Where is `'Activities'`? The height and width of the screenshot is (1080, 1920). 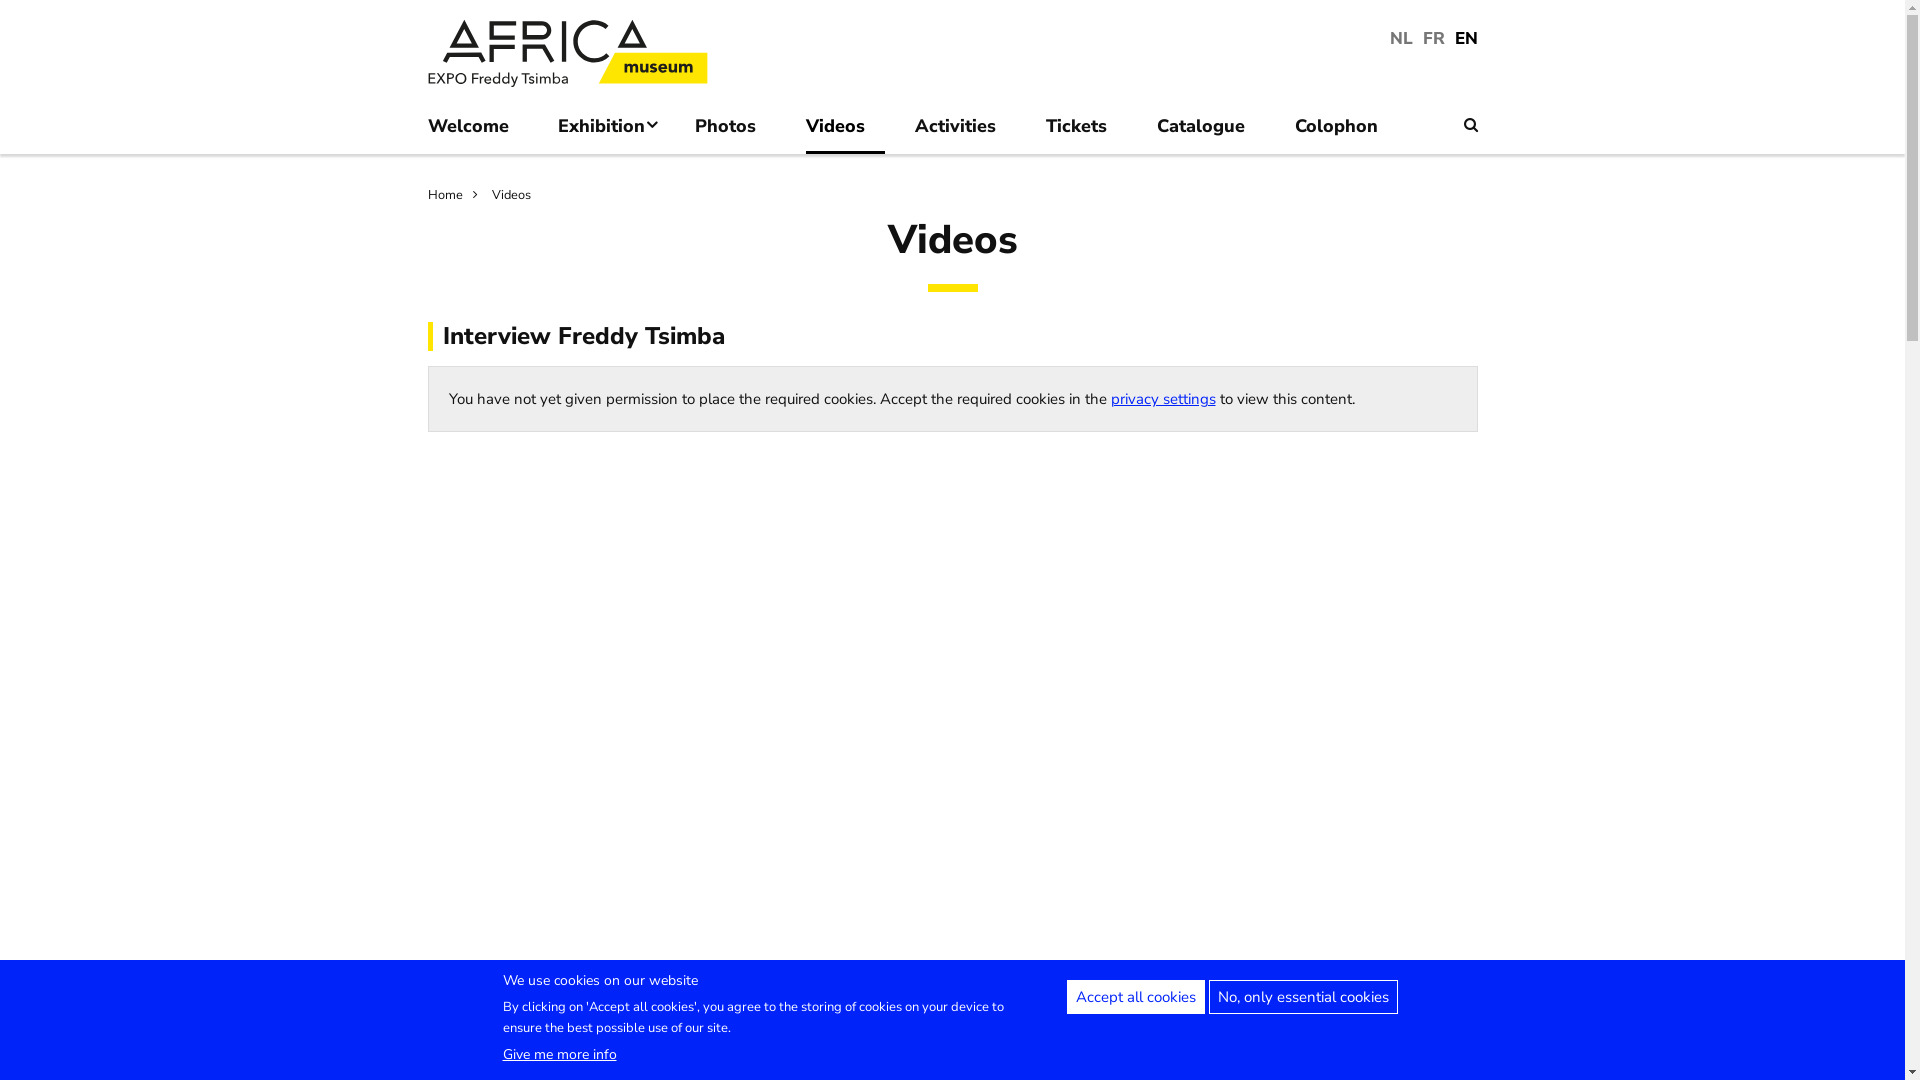 'Activities' is located at coordinates (965, 131).